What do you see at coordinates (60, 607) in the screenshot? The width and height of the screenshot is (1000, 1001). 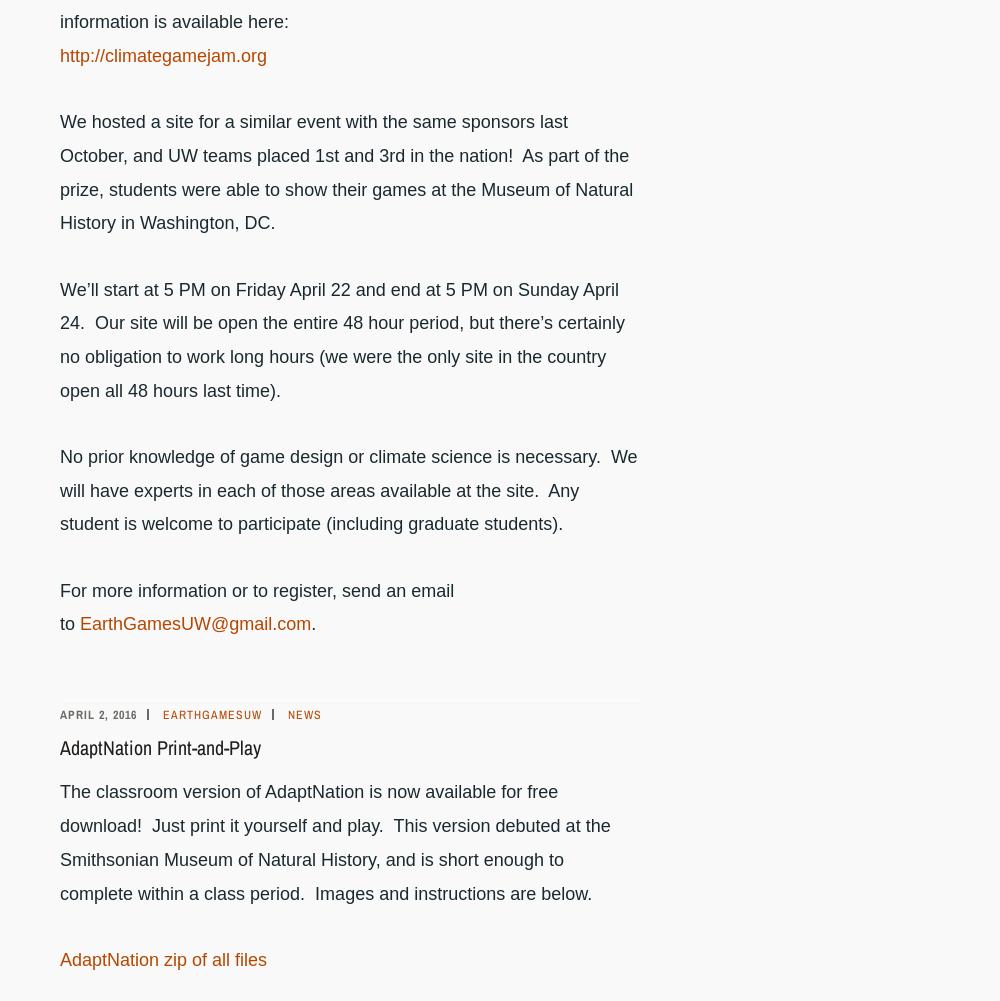 I see `'For more information or to register, send an email to'` at bounding box center [60, 607].